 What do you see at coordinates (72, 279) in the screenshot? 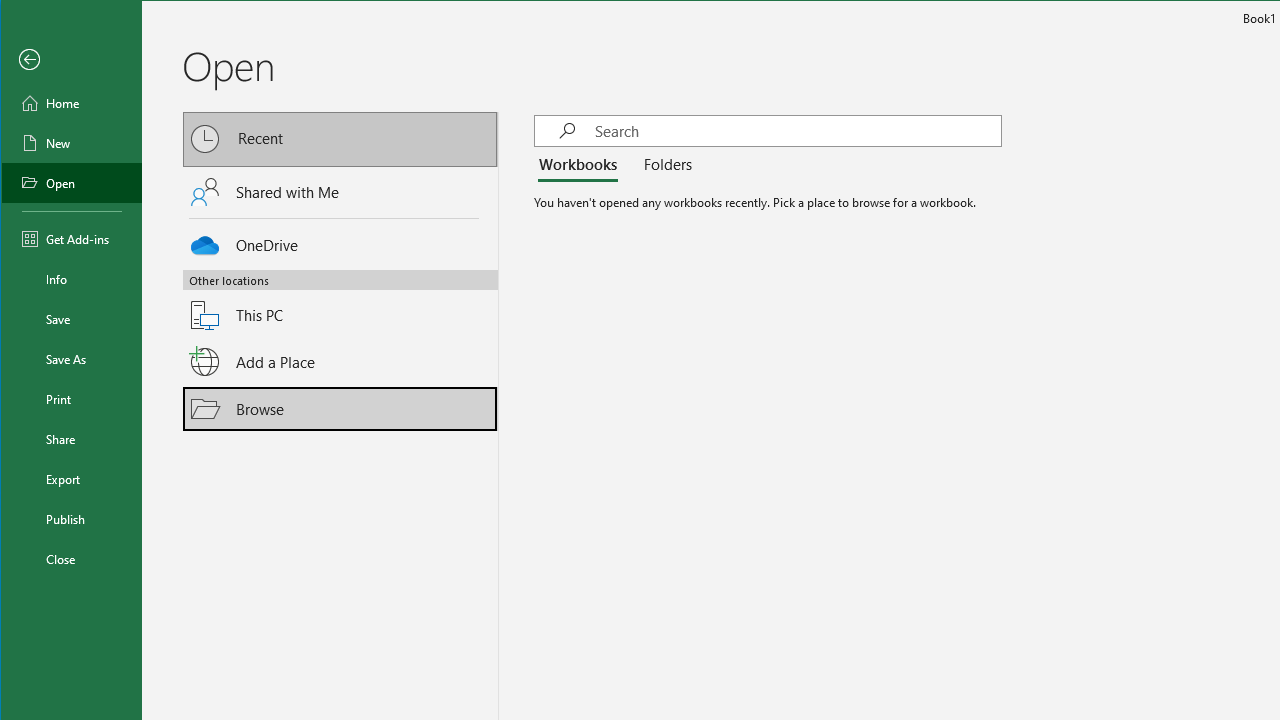
I see `'Info'` at bounding box center [72, 279].